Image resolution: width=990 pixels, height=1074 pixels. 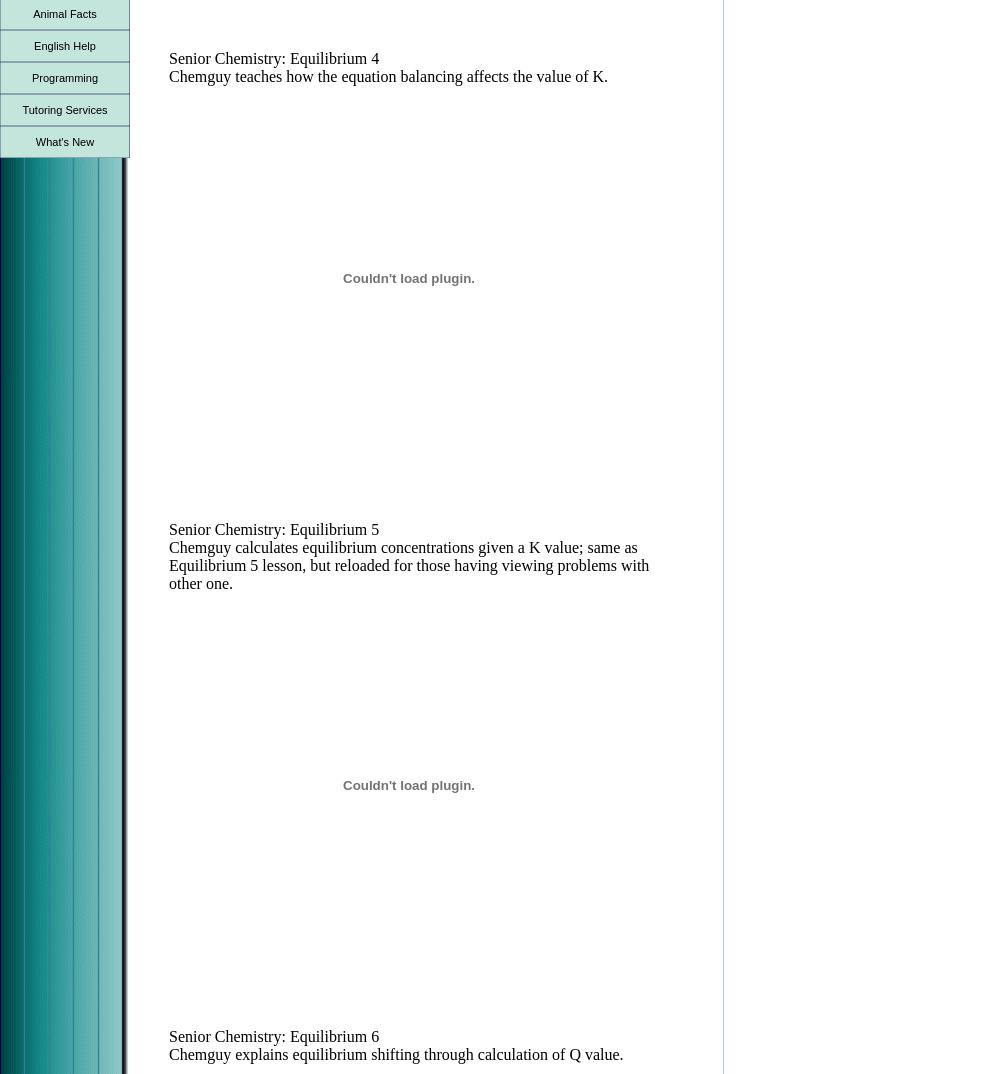 What do you see at coordinates (64, 77) in the screenshot?
I see `'Programming'` at bounding box center [64, 77].